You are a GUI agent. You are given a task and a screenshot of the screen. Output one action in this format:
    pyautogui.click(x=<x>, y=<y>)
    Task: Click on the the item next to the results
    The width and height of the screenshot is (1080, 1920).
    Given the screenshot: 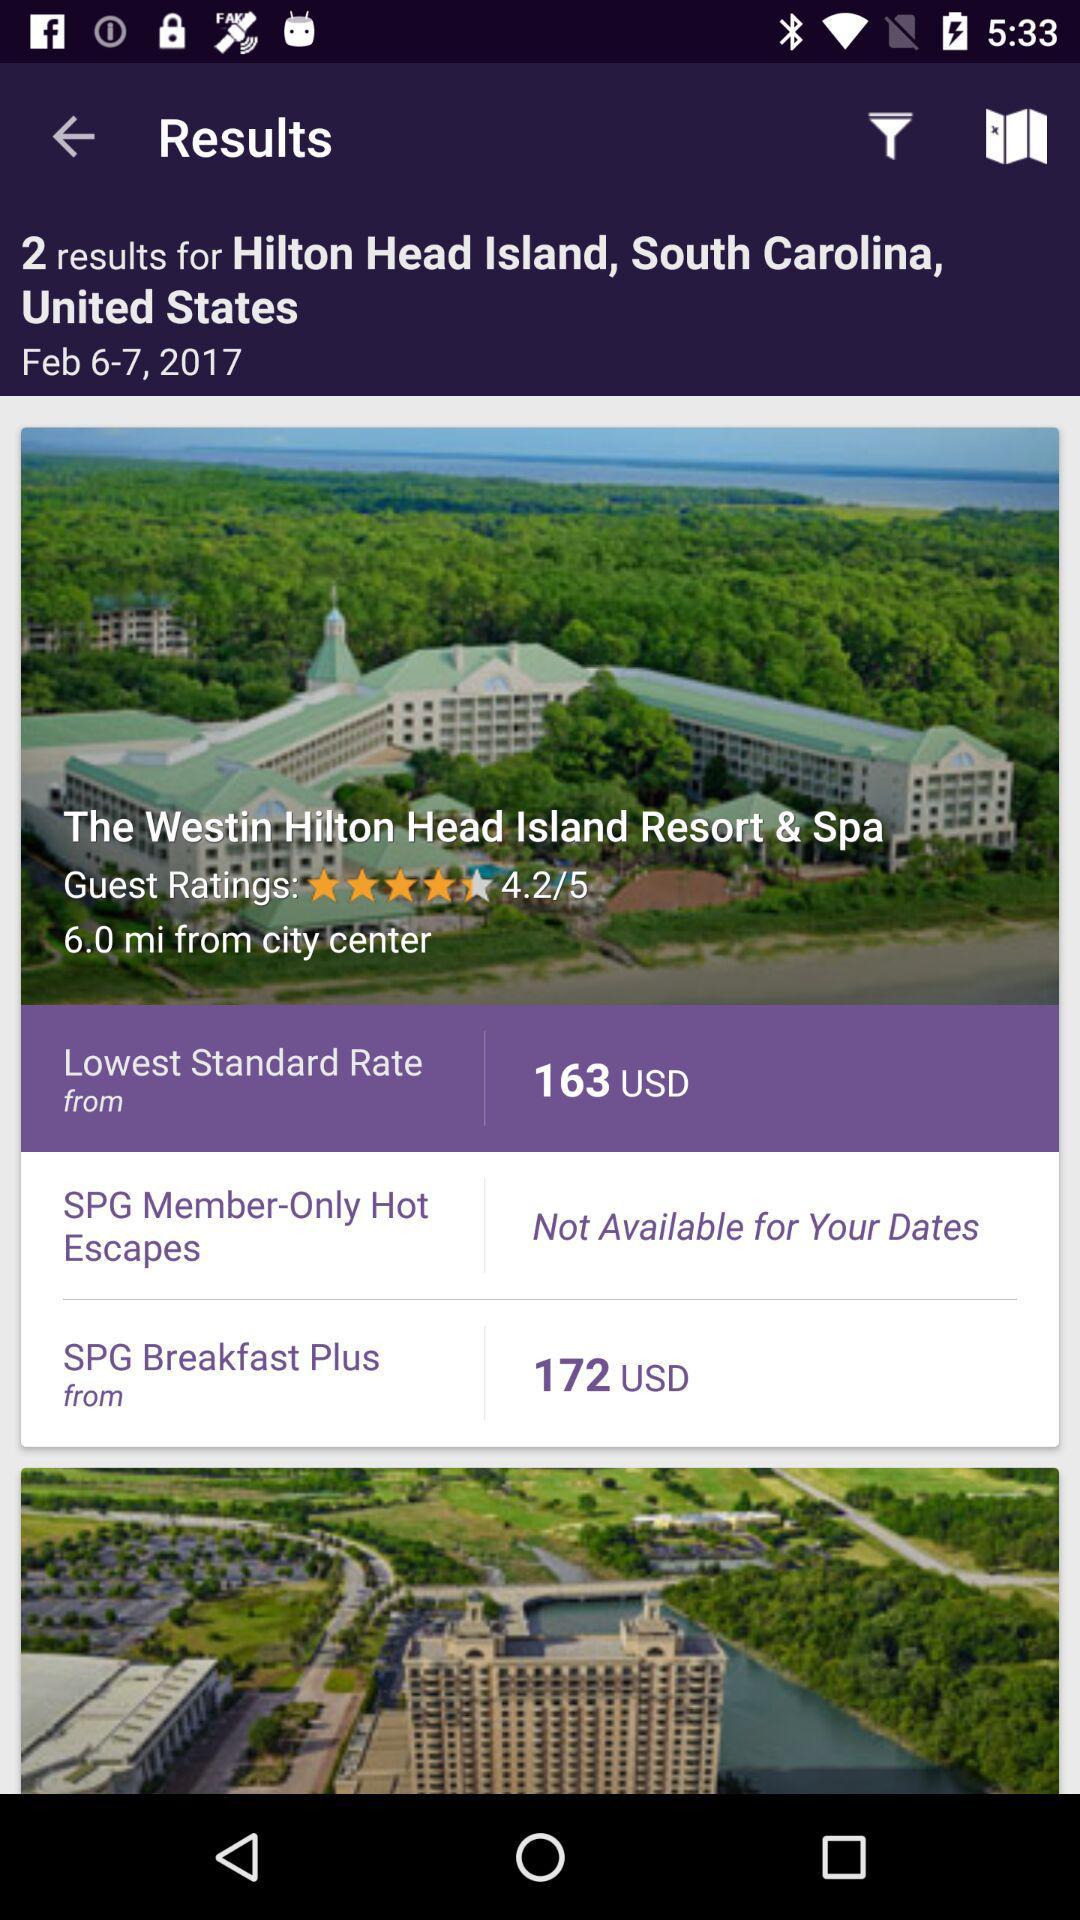 What is the action you would take?
    pyautogui.click(x=890, y=135)
    